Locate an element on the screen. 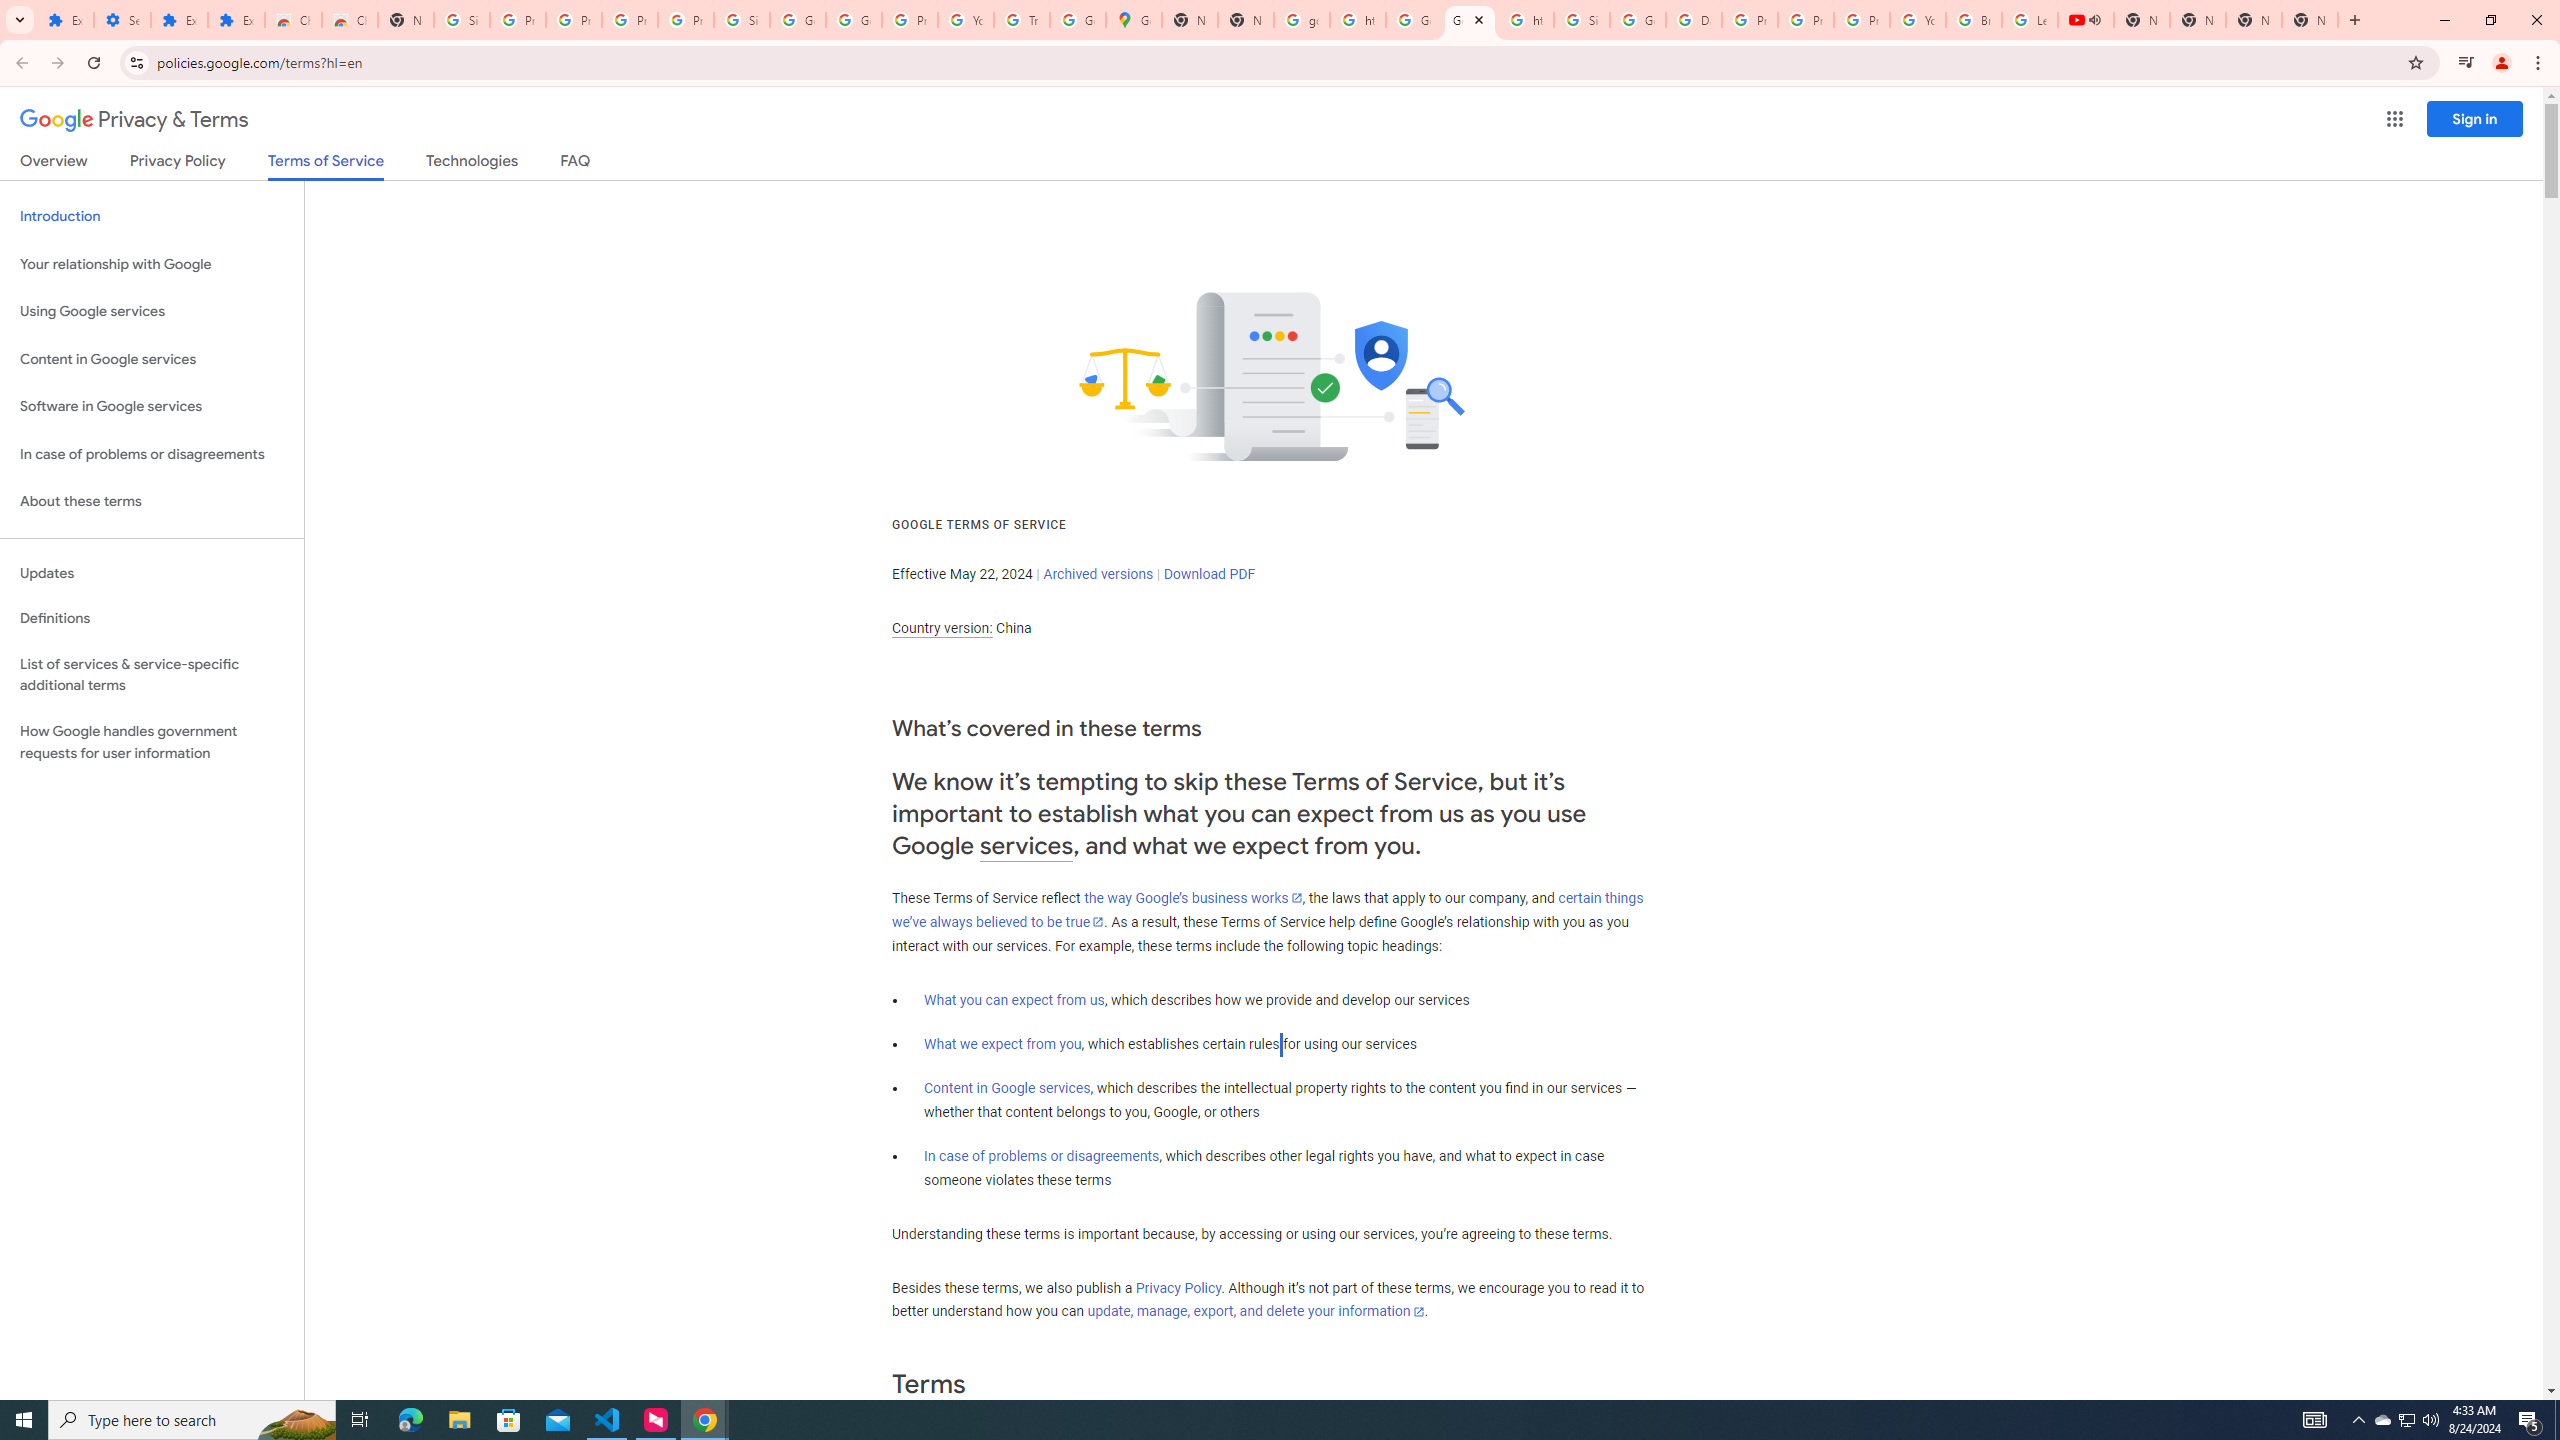  'Your relationship with Google' is located at coordinates (151, 264).